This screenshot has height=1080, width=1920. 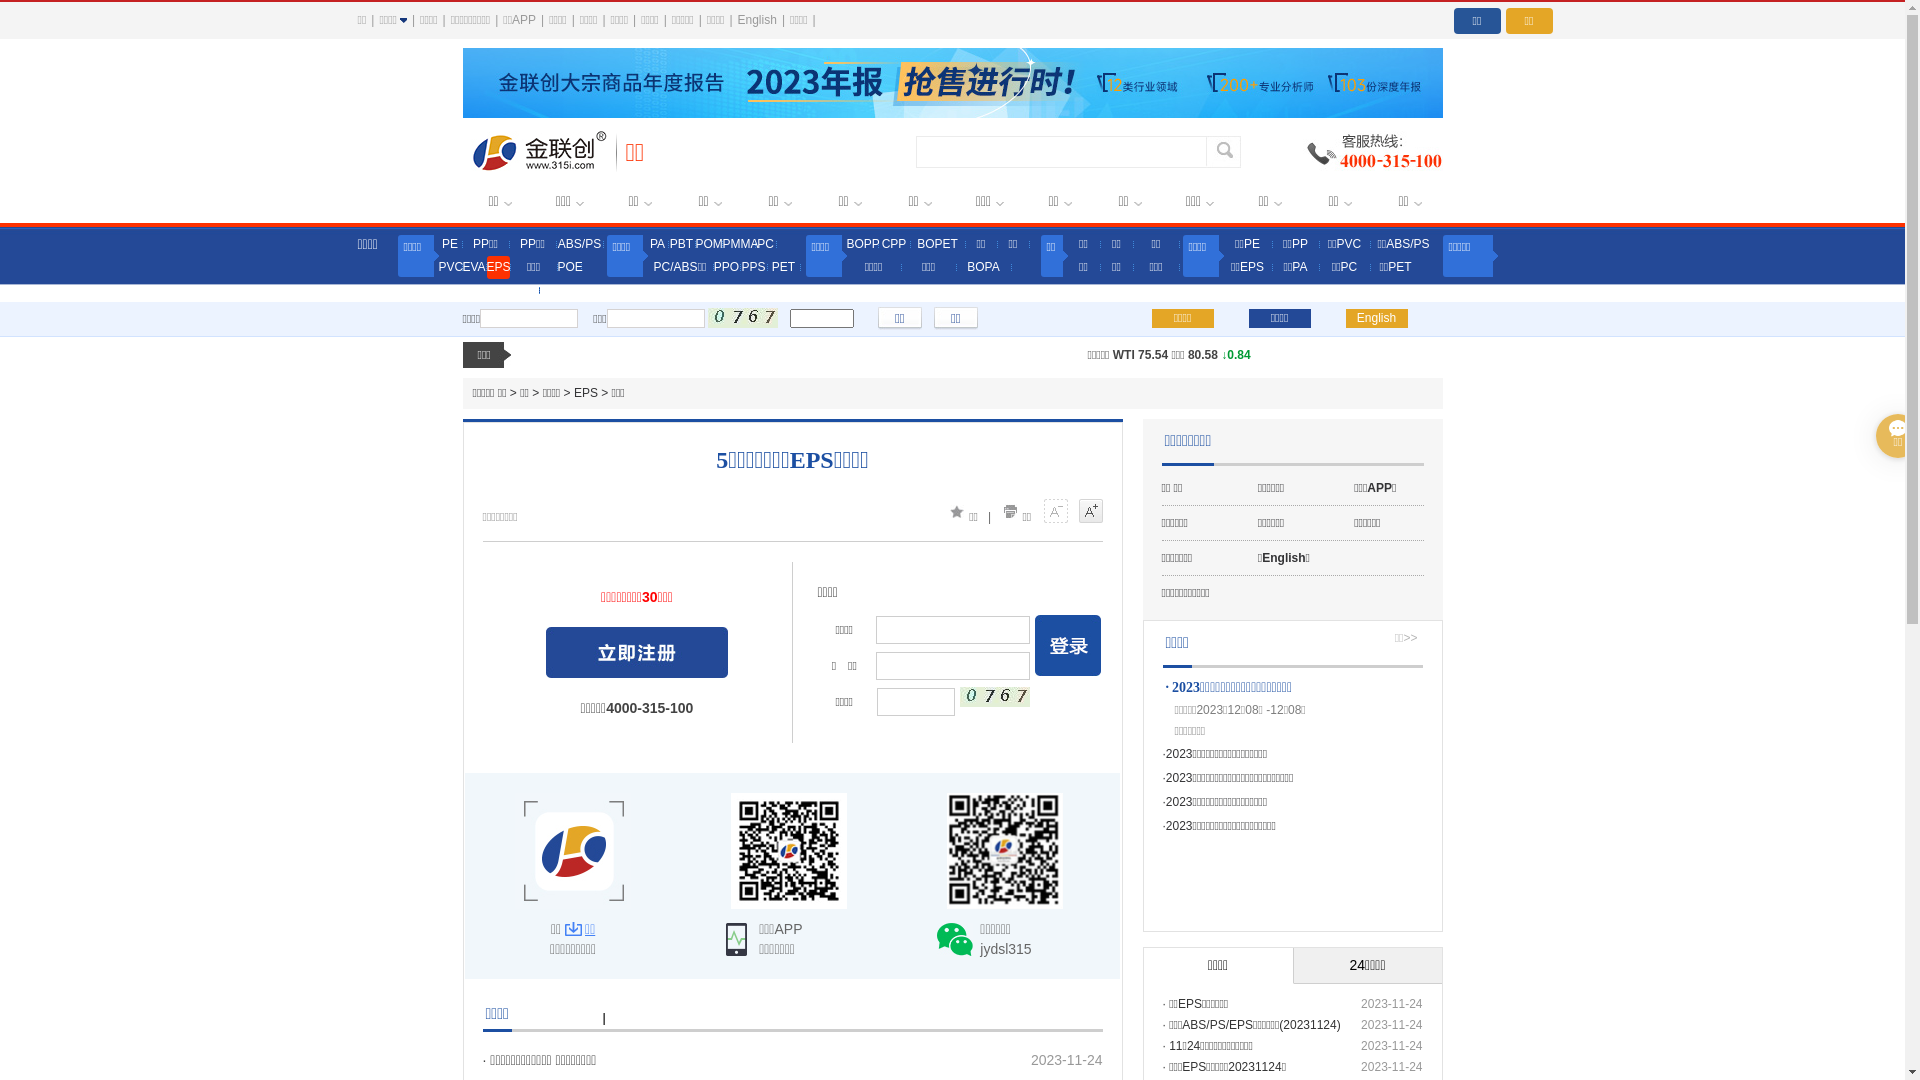 I want to click on 'PE', so click(x=448, y=243).